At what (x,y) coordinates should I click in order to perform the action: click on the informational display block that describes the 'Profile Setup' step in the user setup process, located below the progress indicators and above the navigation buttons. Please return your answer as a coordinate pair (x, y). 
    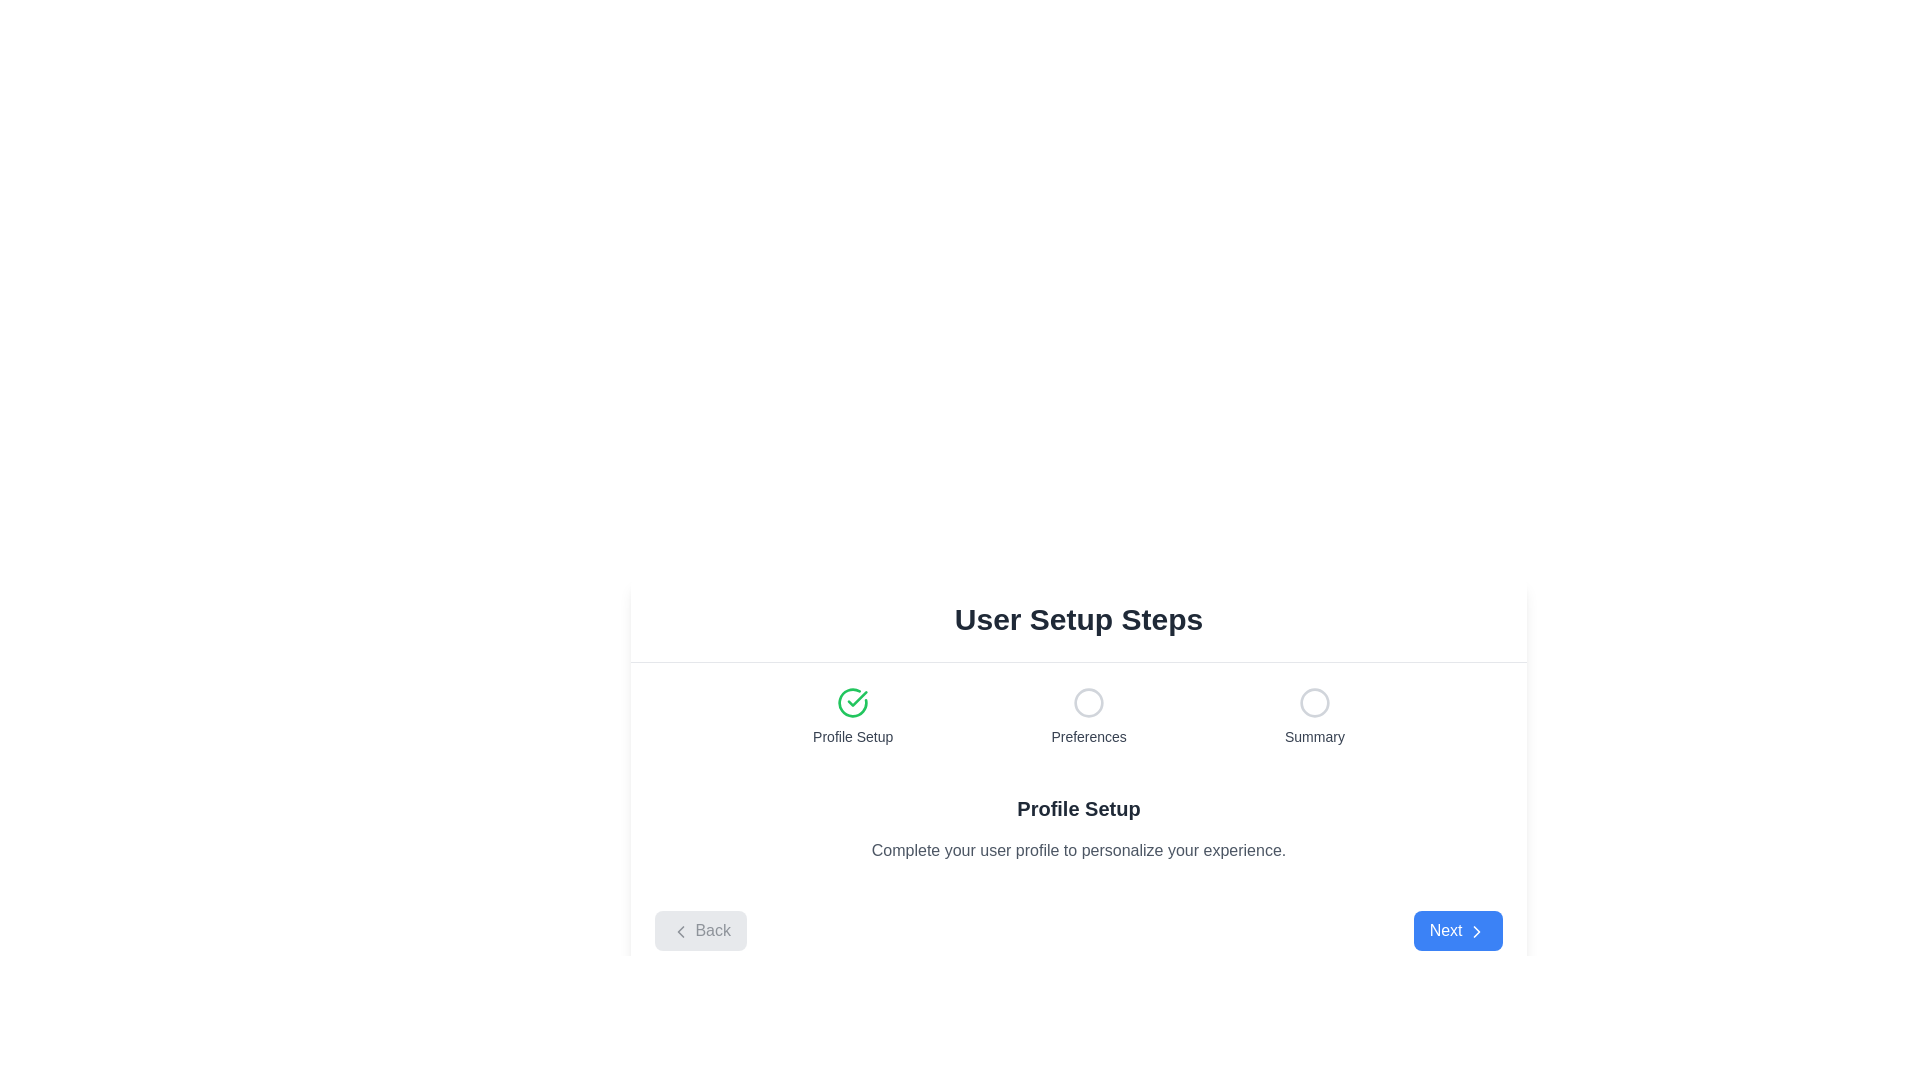
    Looking at the image, I should click on (1078, 829).